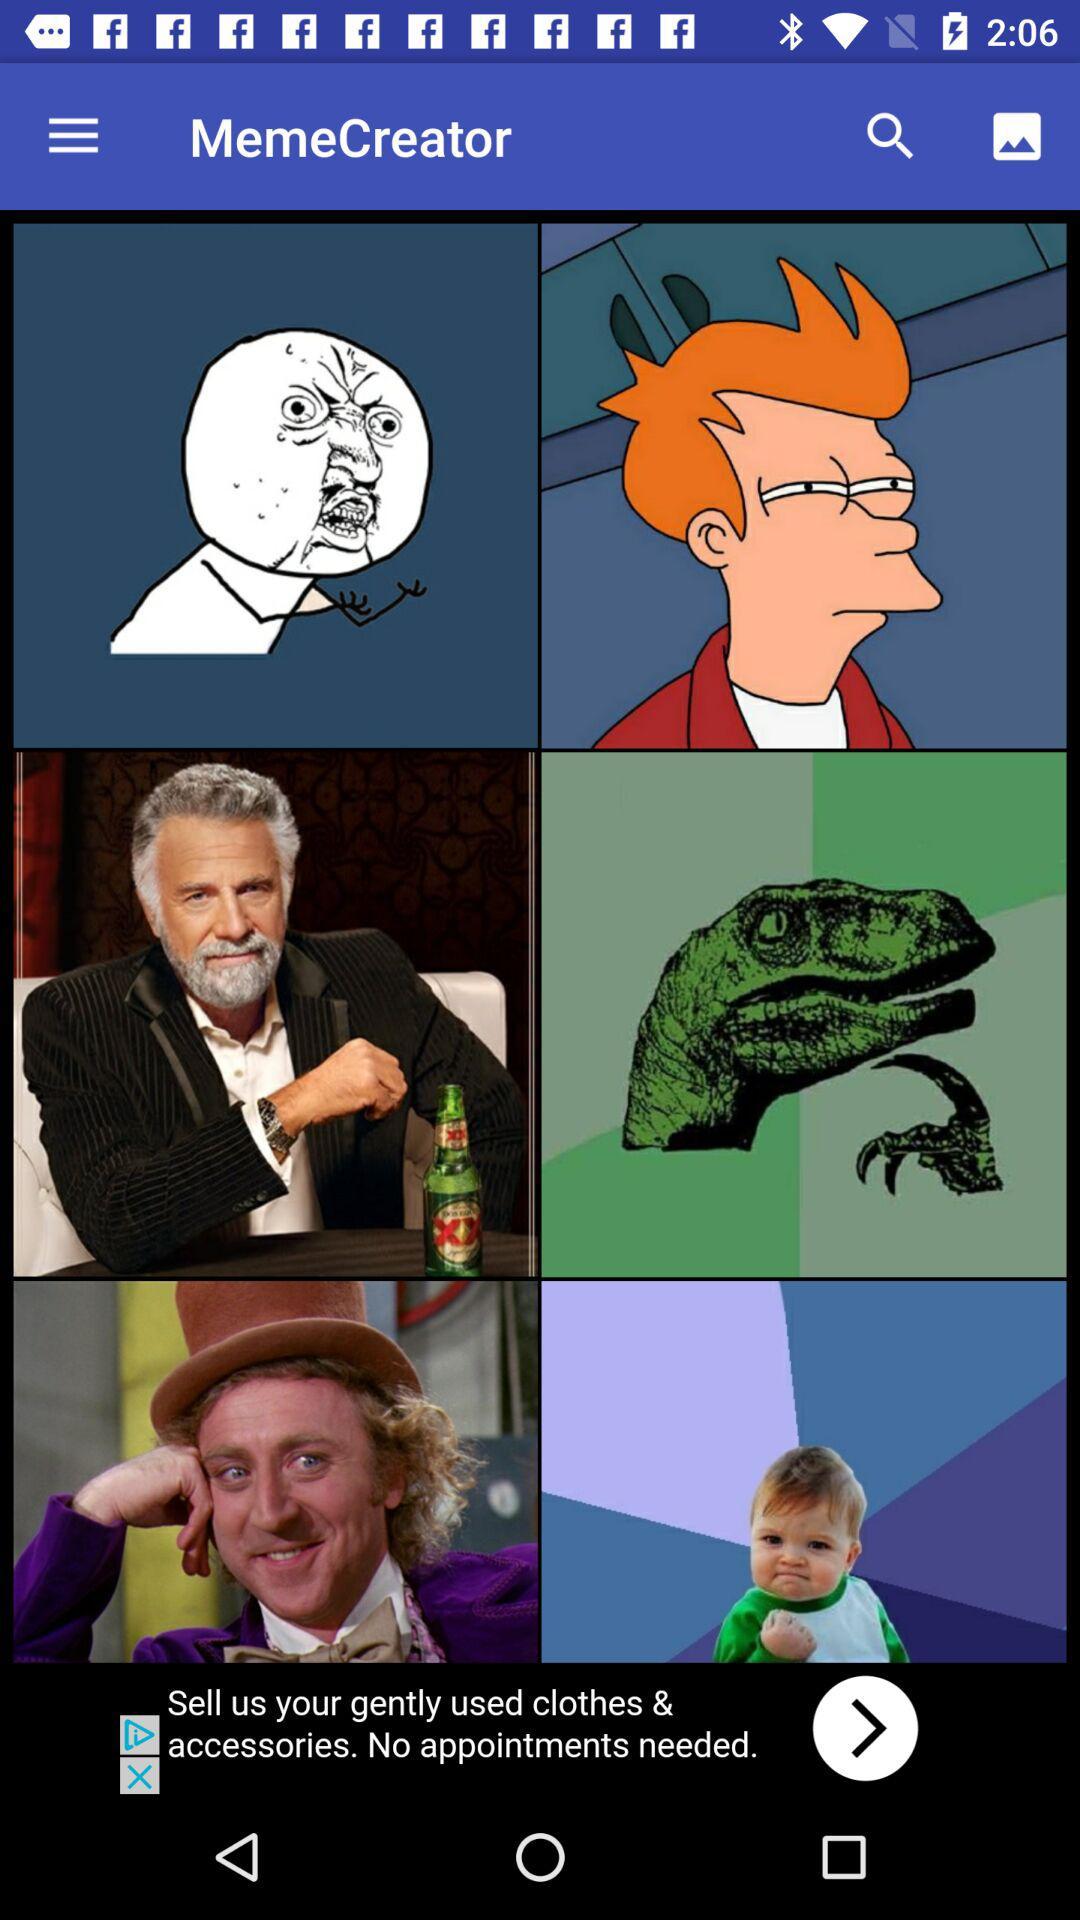 The width and height of the screenshot is (1080, 1920). What do you see at coordinates (802, 485) in the screenshot?
I see `cartoon picture` at bounding box center [802, 485].